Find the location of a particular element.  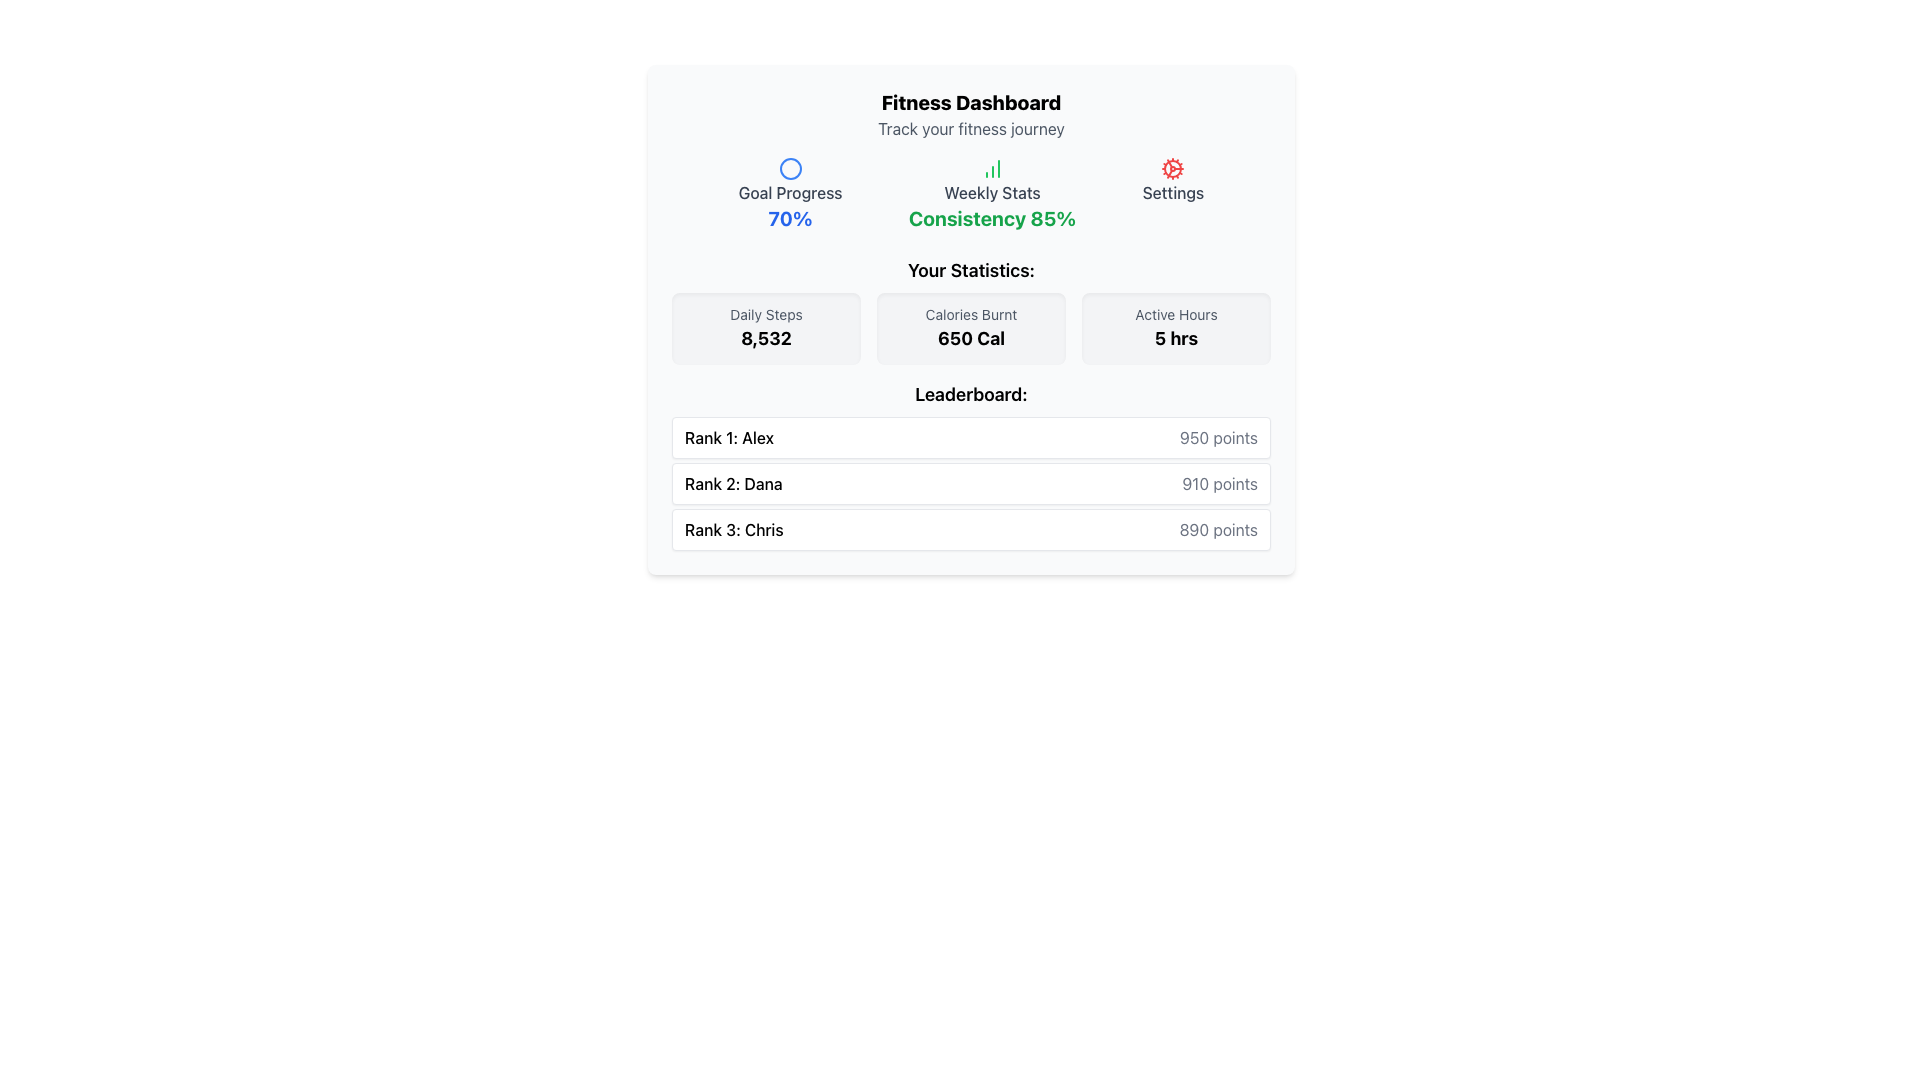

the text element displaying '910 points', which is styled in gray and positioned to the right of 'Rank 2: Dana' in the leaderboard list is located at coordinates (1219, 483).